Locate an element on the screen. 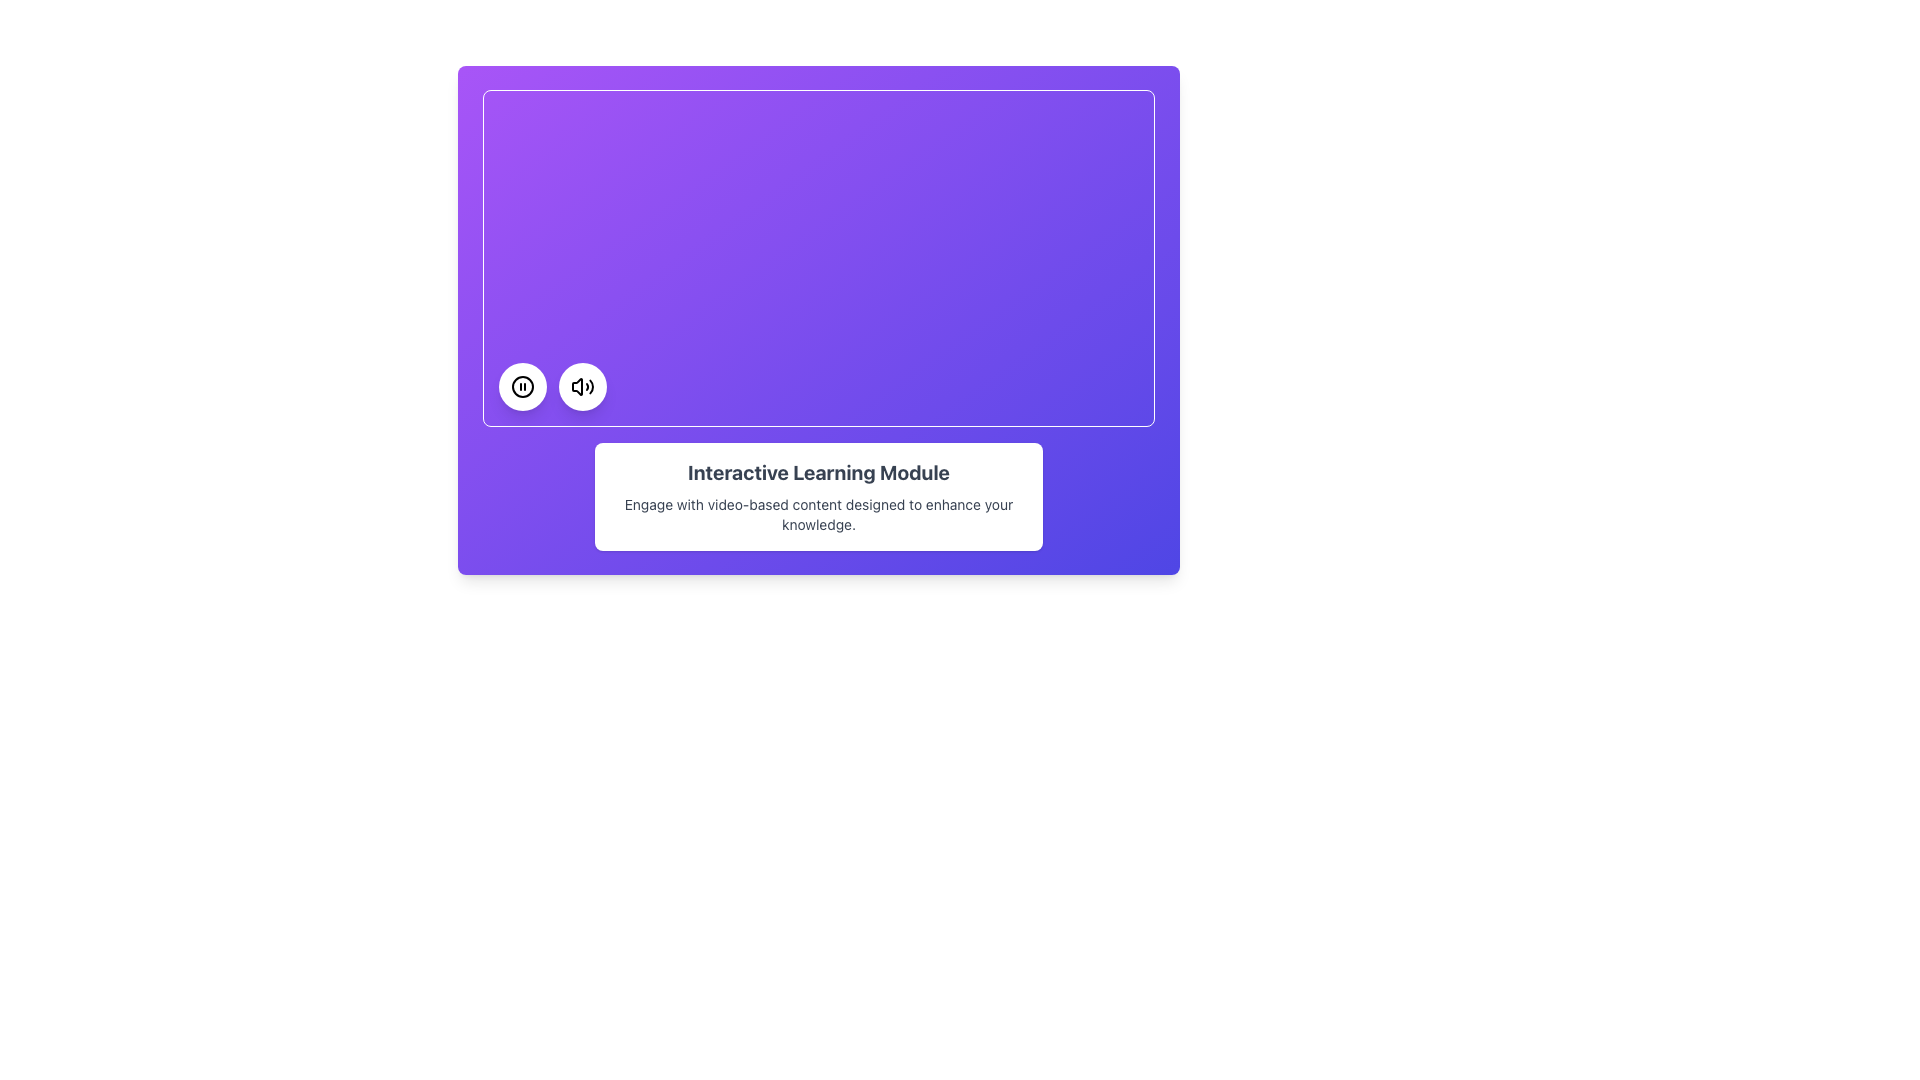  text content of the descriptive Text block located directly below the title 'Interactive Learning Module' on a white rectangular box against a purple background is located at coordinates (819, 514).